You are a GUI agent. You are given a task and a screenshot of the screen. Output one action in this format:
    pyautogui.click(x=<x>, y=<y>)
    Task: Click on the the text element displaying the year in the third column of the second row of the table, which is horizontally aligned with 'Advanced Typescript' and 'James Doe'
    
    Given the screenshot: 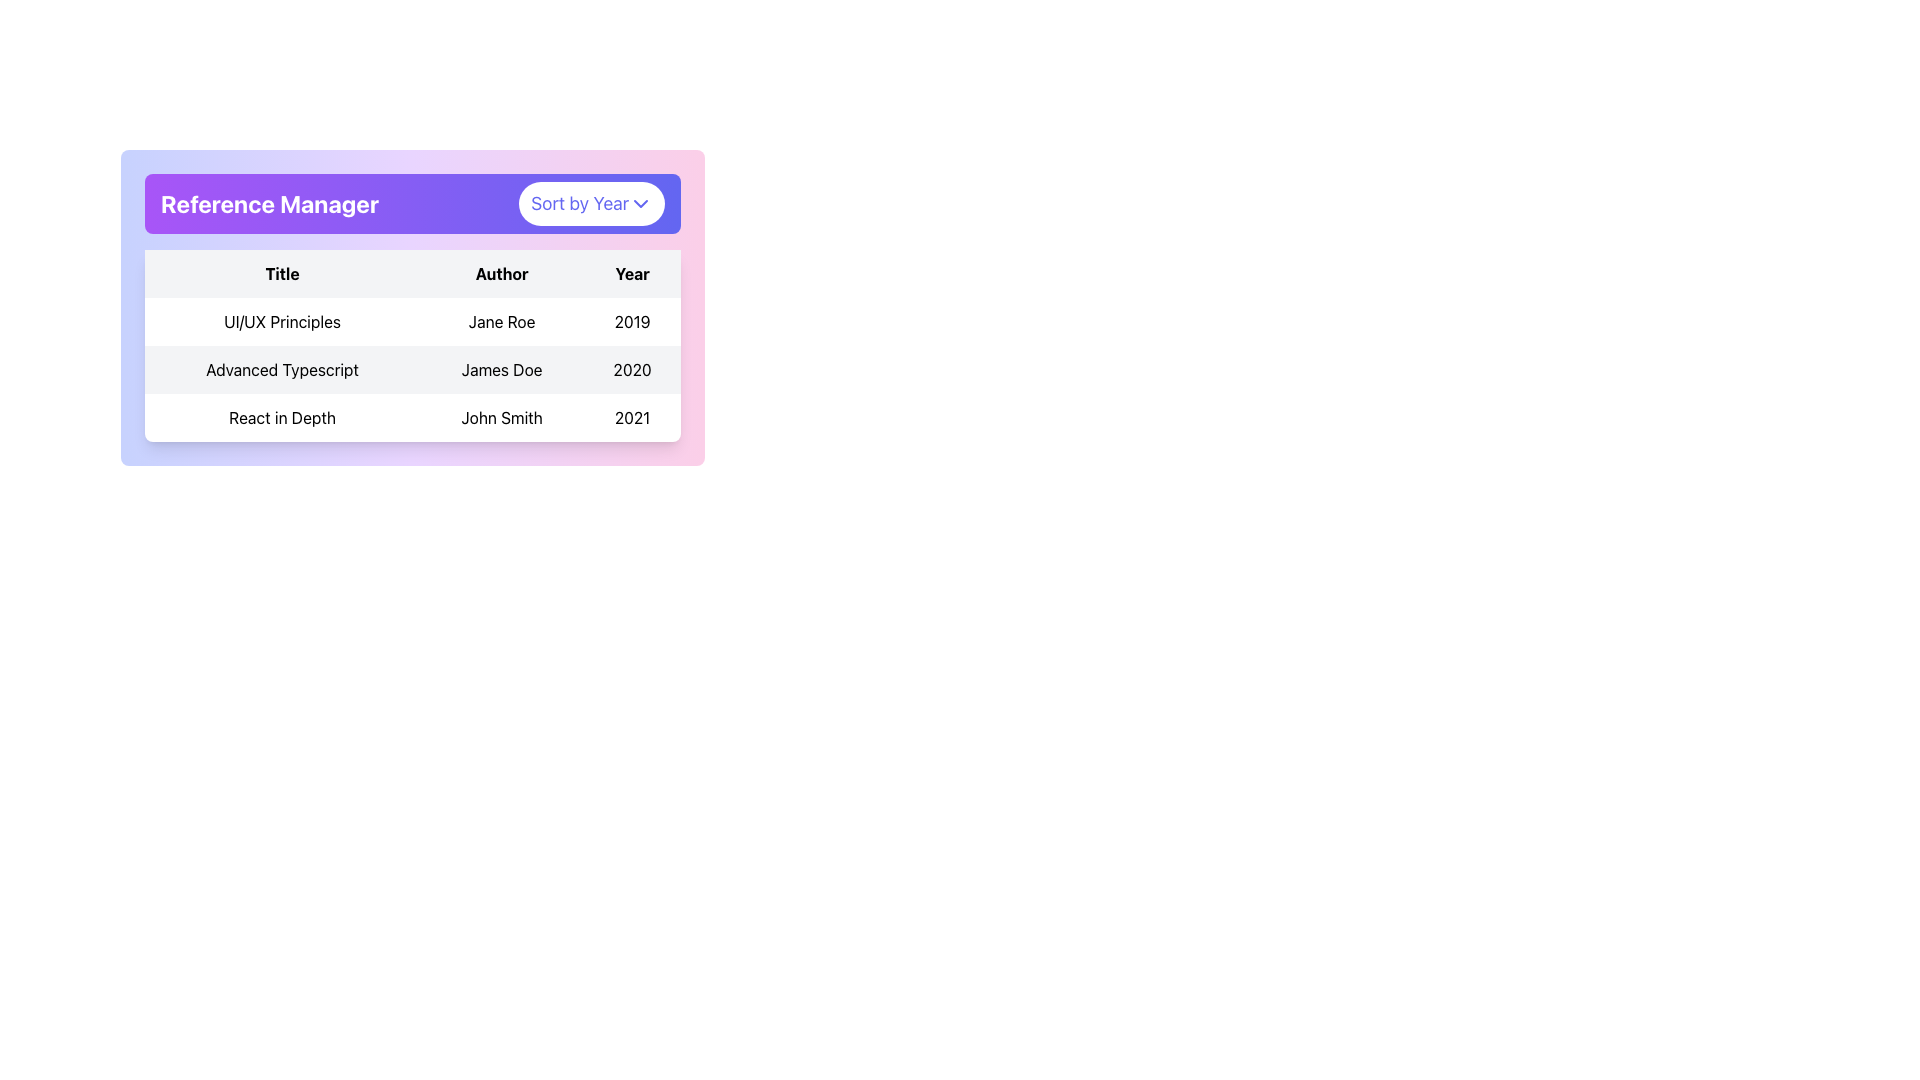 What is the action you would take?
    pyautogui.click(x=631, y=370)
    